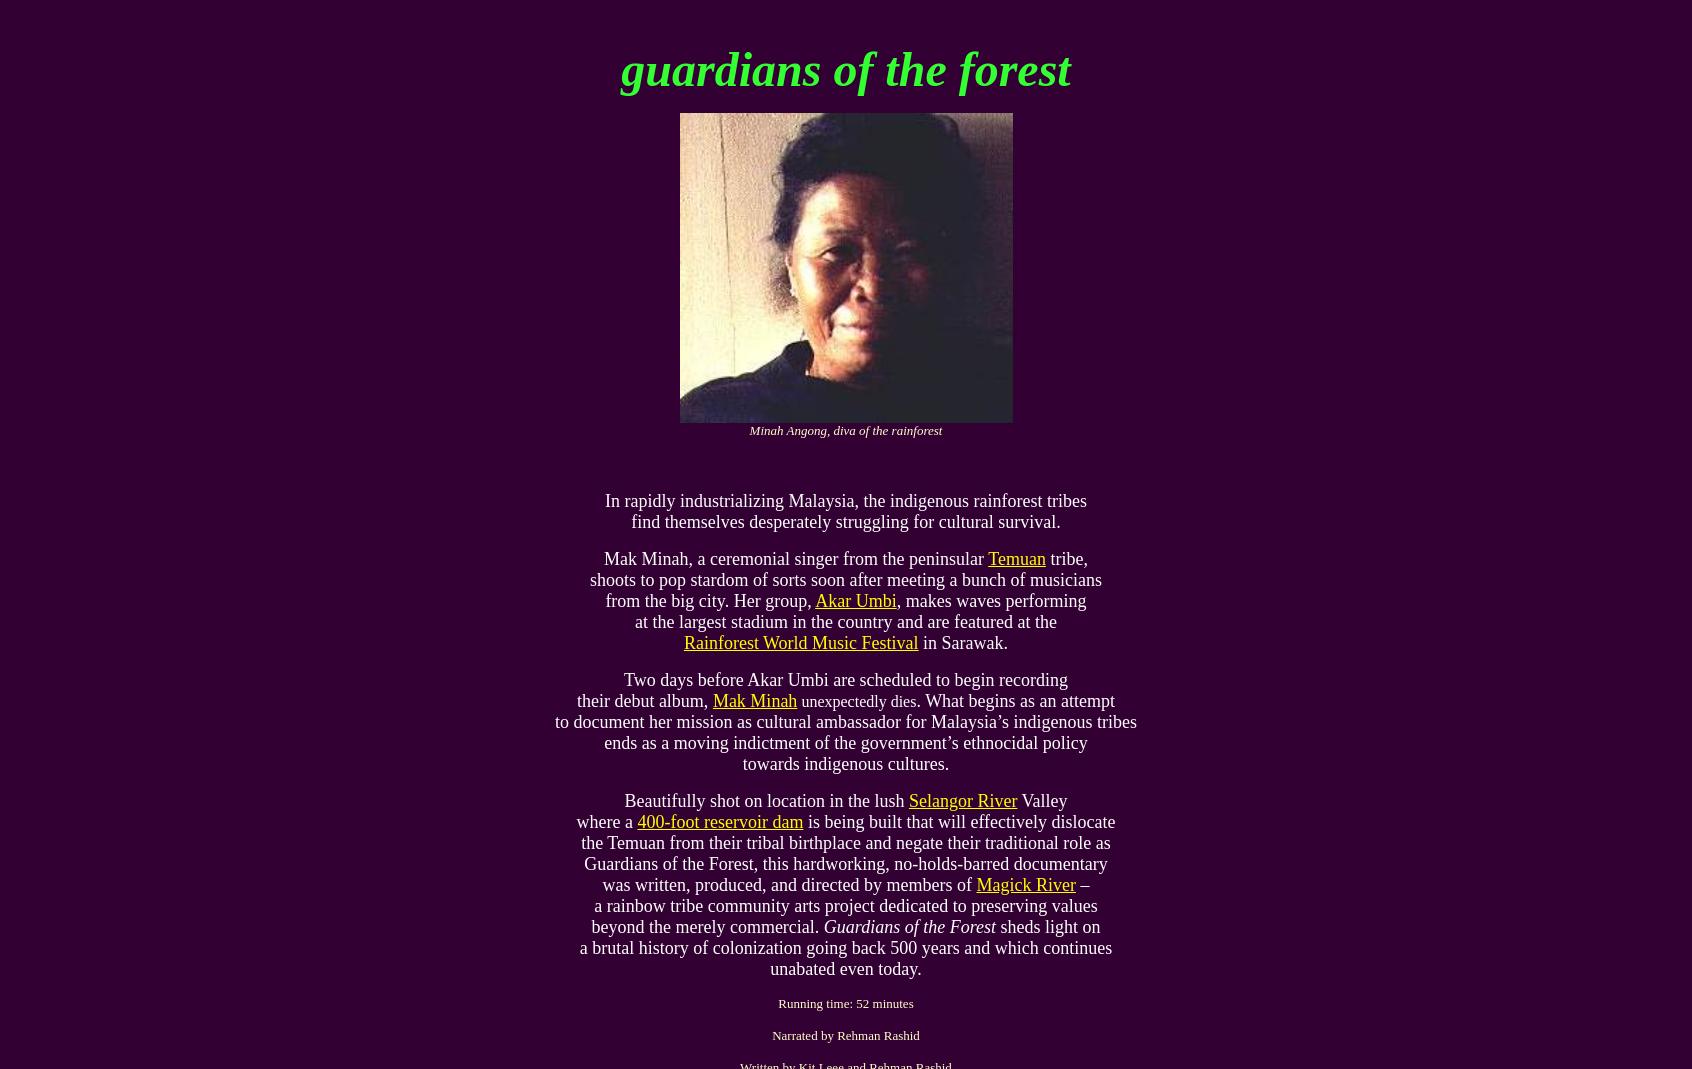 The image size is (1692, 1069). I want to click on 'Temuan', so click(1015, 558).